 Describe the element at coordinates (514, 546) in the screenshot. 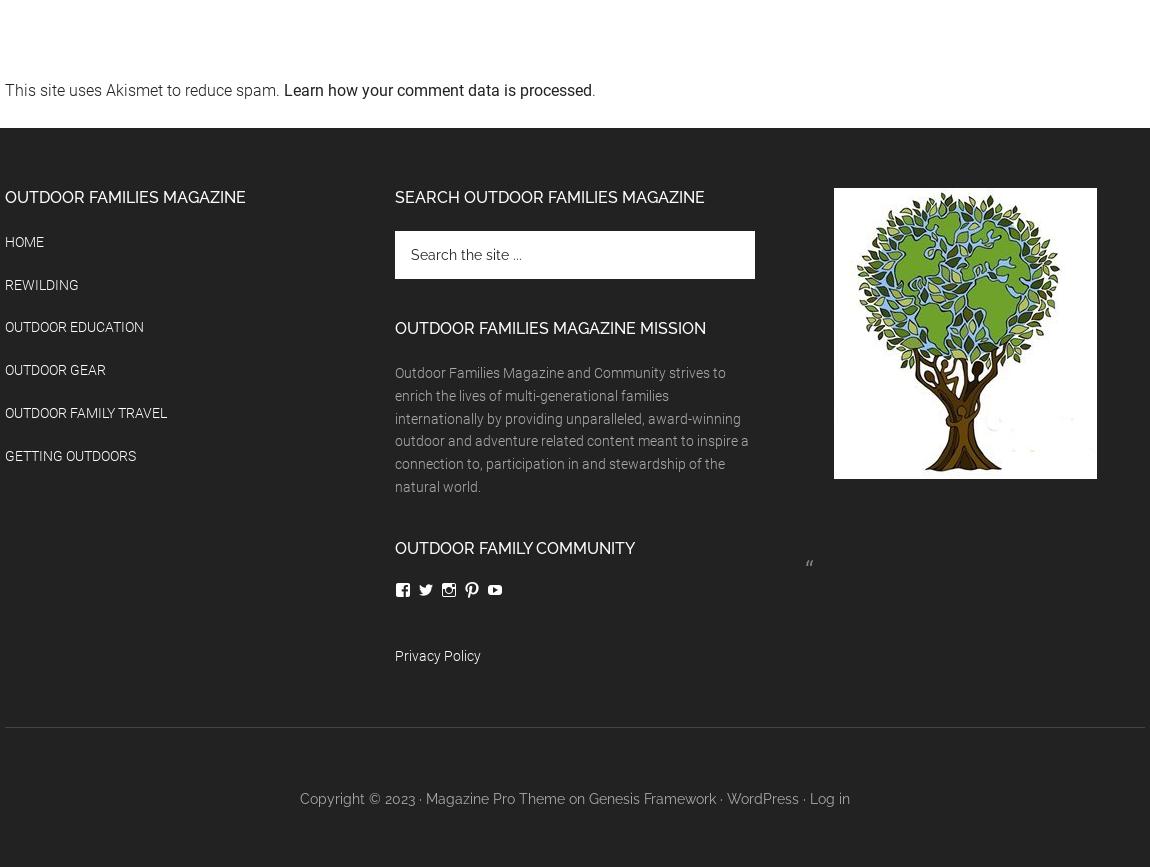

I see `'Outdoor Family Community'` at that location.